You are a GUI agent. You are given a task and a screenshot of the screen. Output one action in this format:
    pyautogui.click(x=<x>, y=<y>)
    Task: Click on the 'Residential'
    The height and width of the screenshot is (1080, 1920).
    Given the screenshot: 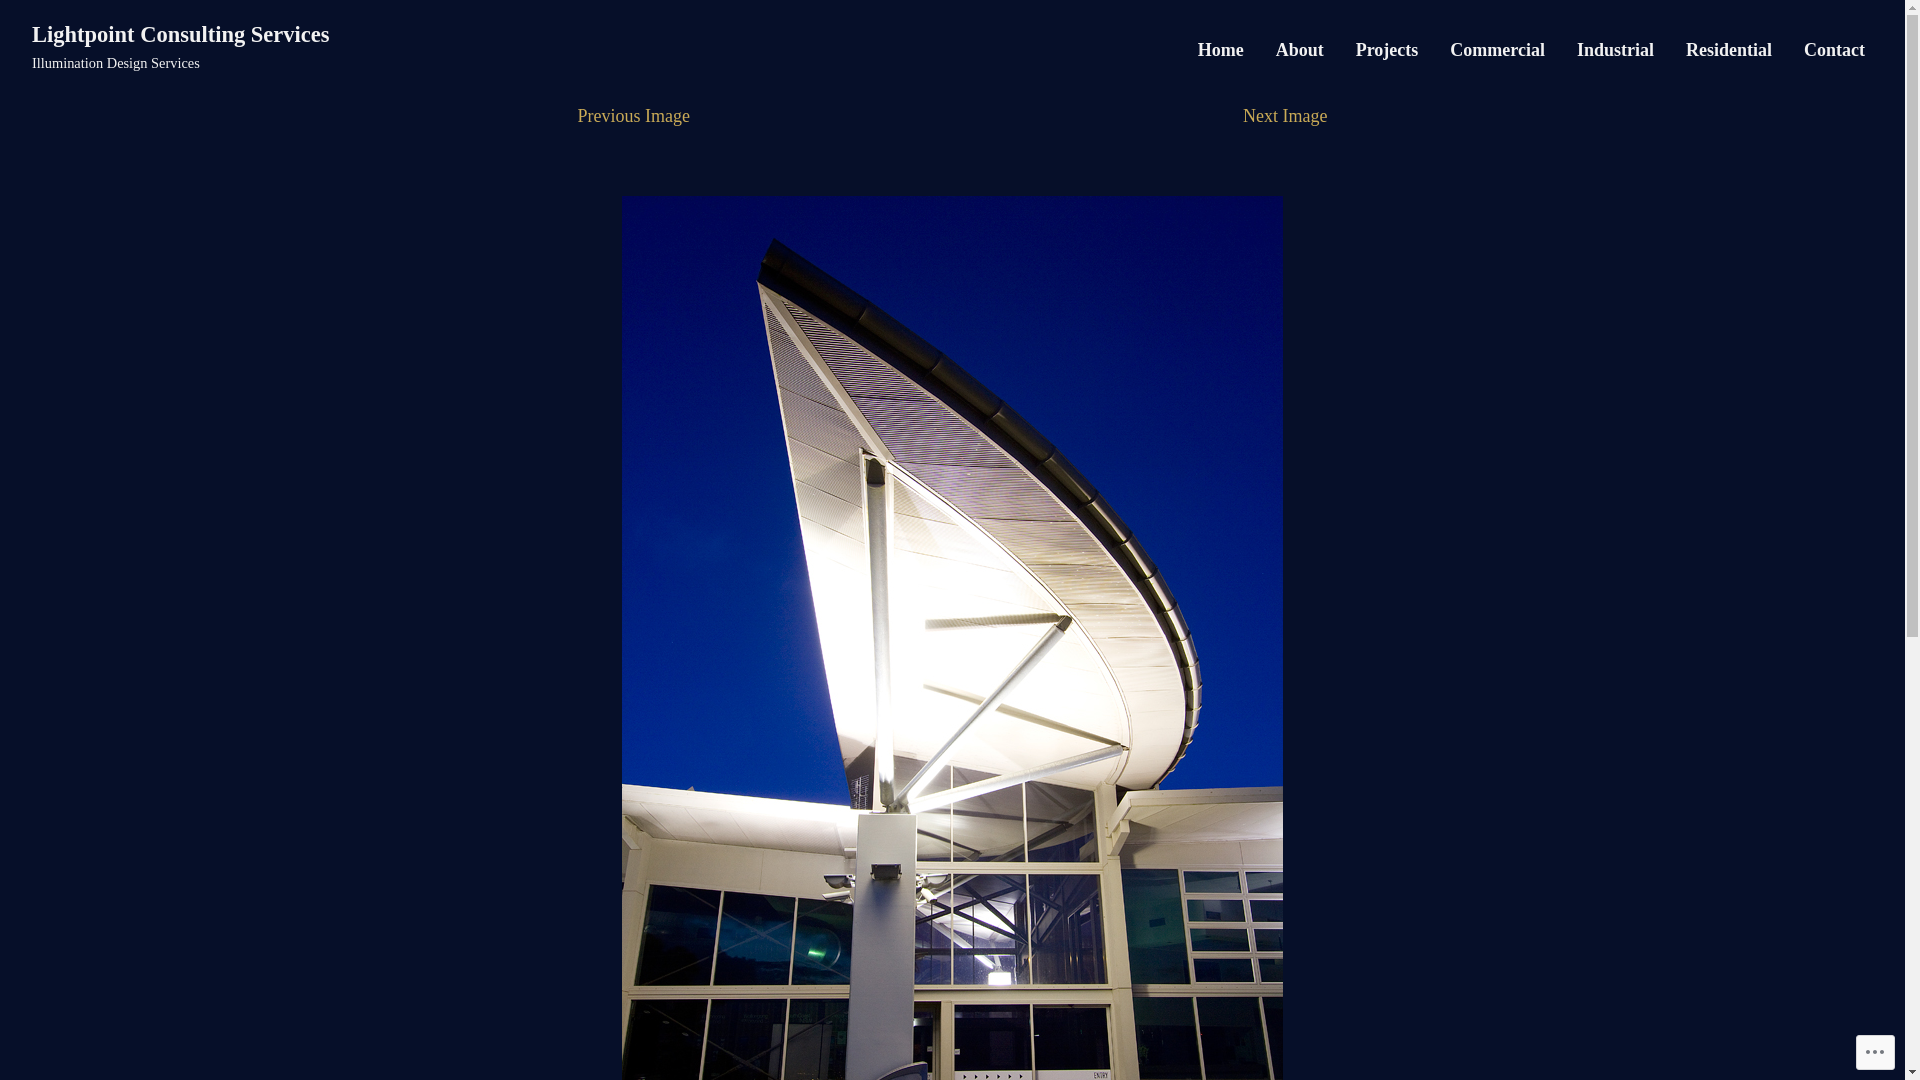 What is the action you would take?
    pyautogui.click(x=1727, y=49)
    